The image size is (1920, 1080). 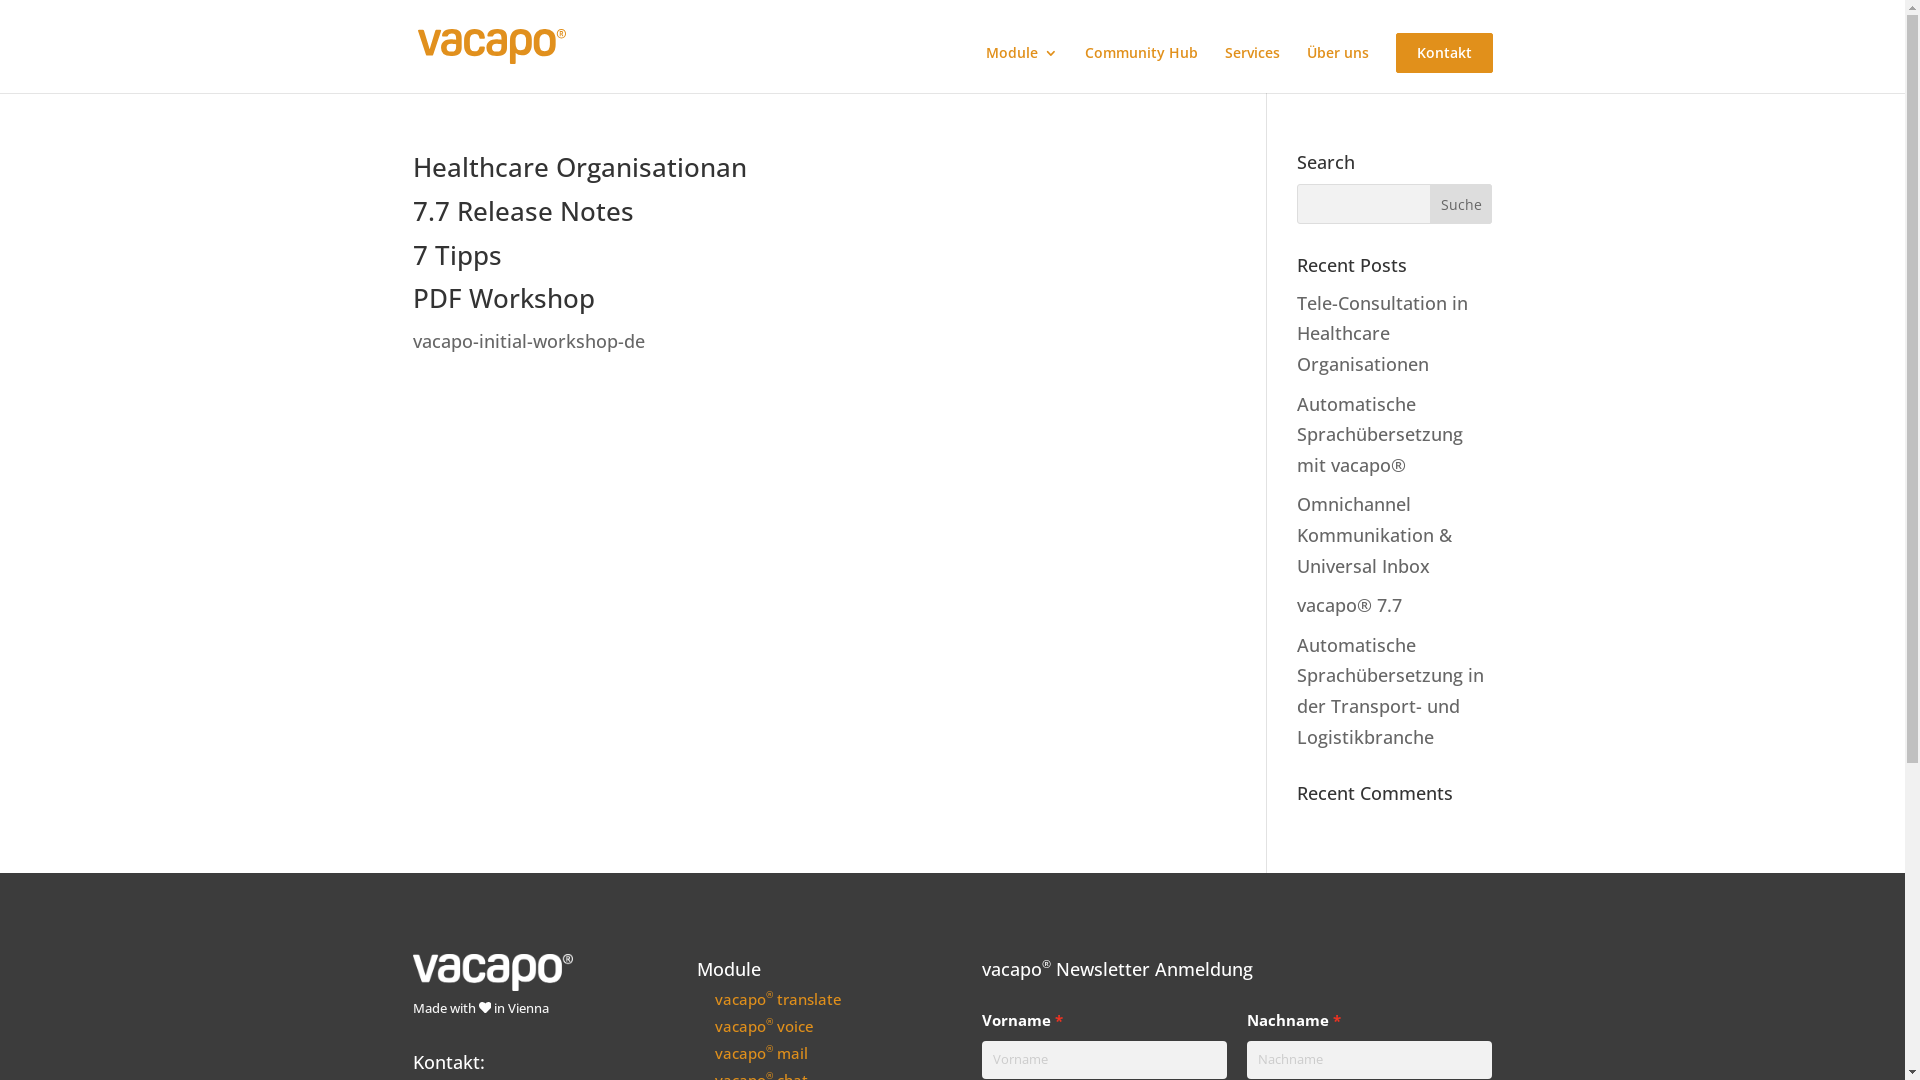 I want to click on 'Module', so click(x=985, y=68).